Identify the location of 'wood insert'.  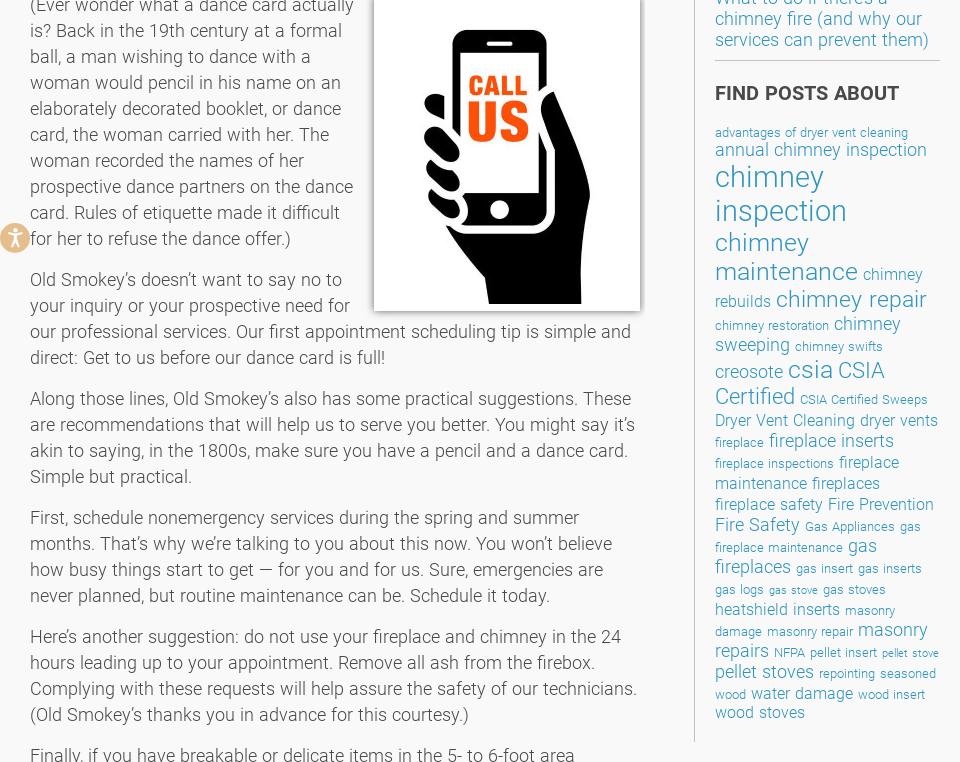
(890, 693).